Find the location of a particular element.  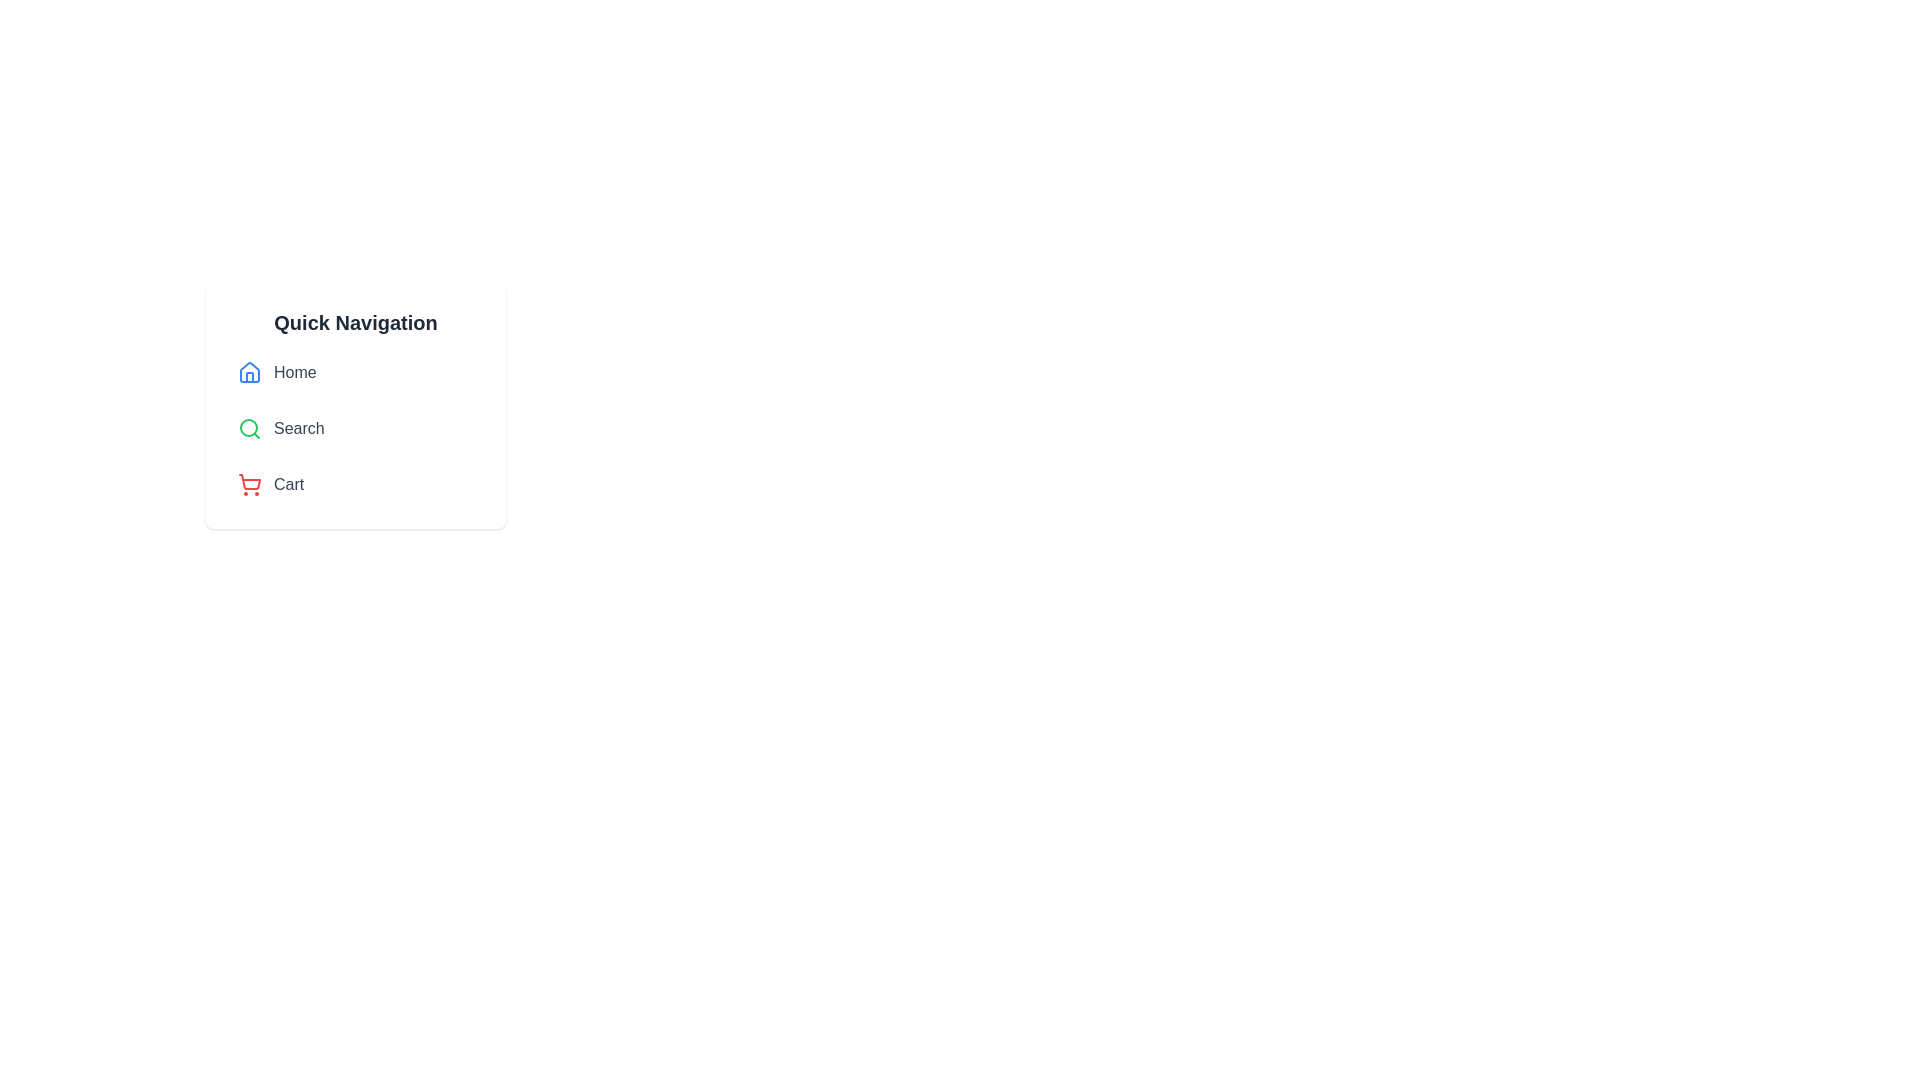

the interior segment of the blue house icon within the SVG component, which is the first item in the 'Quick Navigation' card structure is located at coordinates (248, 377).